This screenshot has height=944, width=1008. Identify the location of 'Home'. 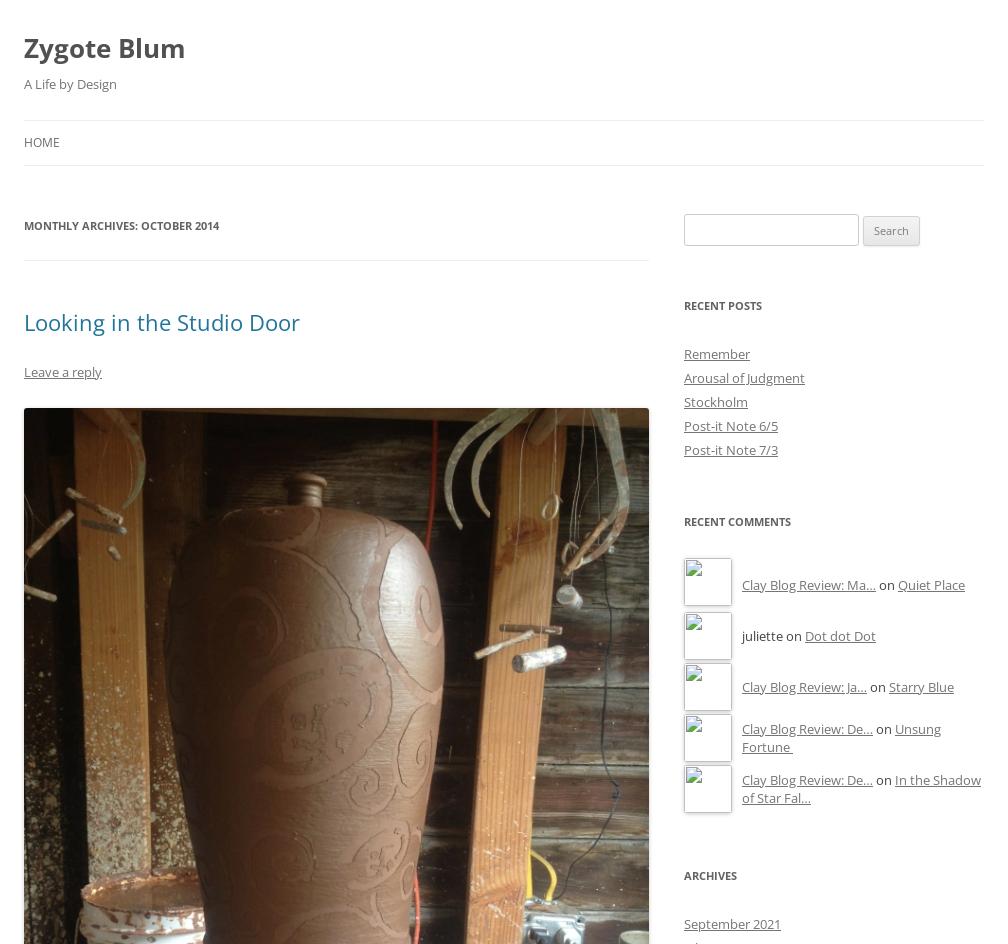
(42, 142).